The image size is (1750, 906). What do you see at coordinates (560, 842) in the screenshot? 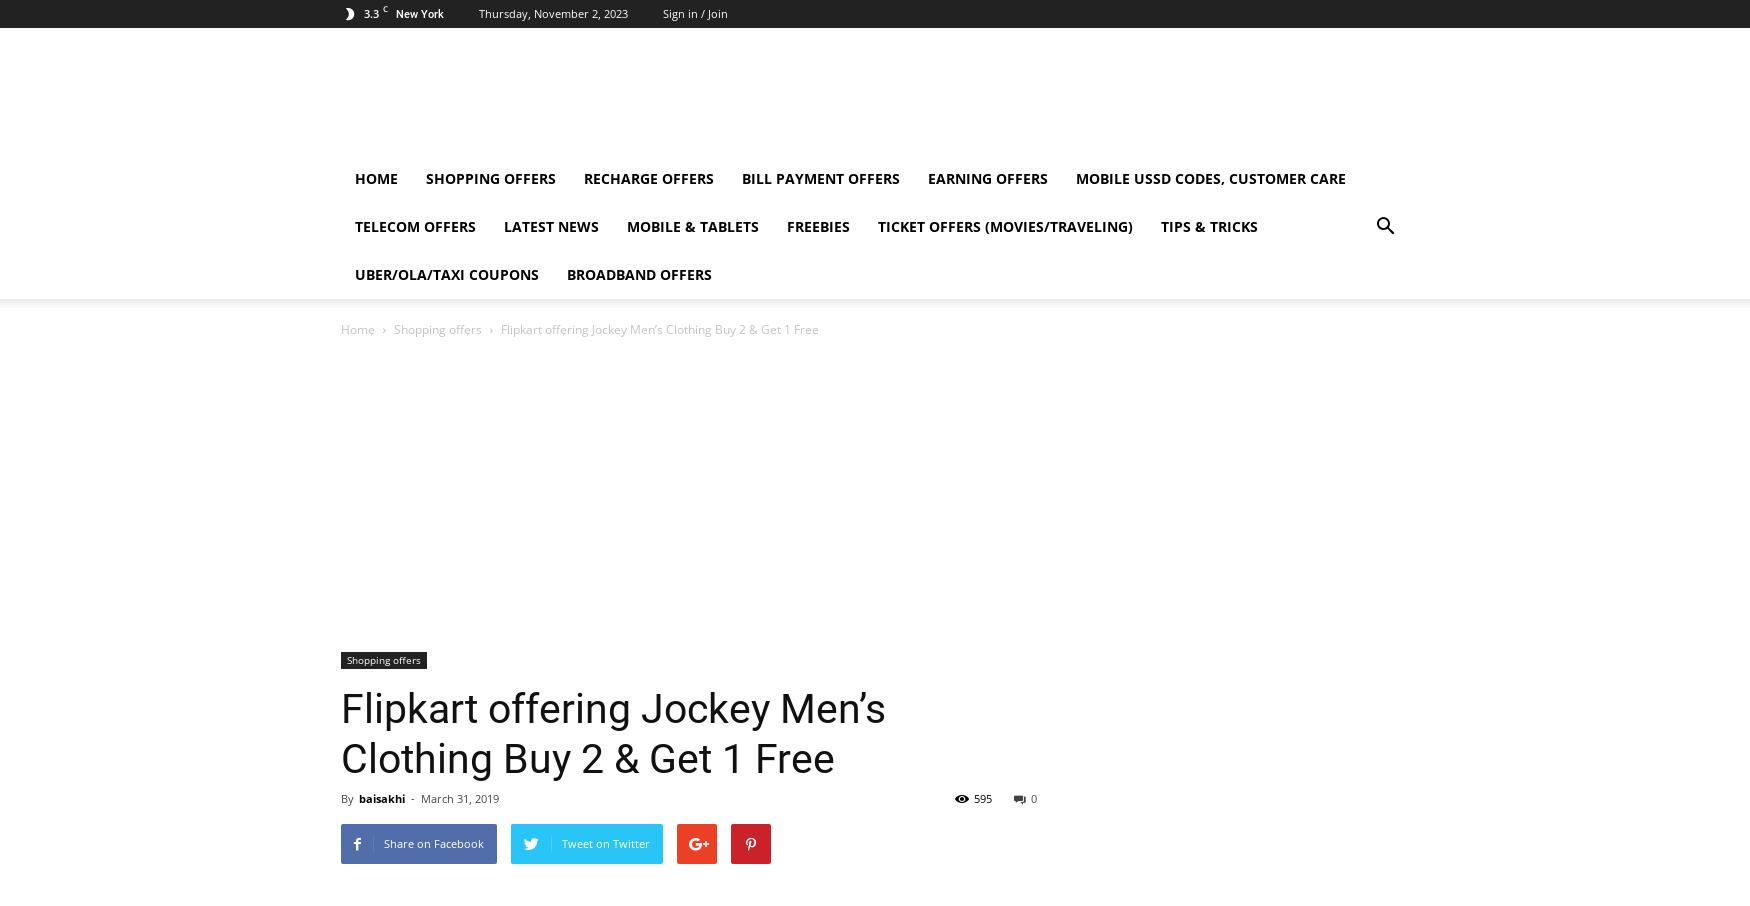
I see `'Tweet on Twitter'` at bounding box center [560, 842].